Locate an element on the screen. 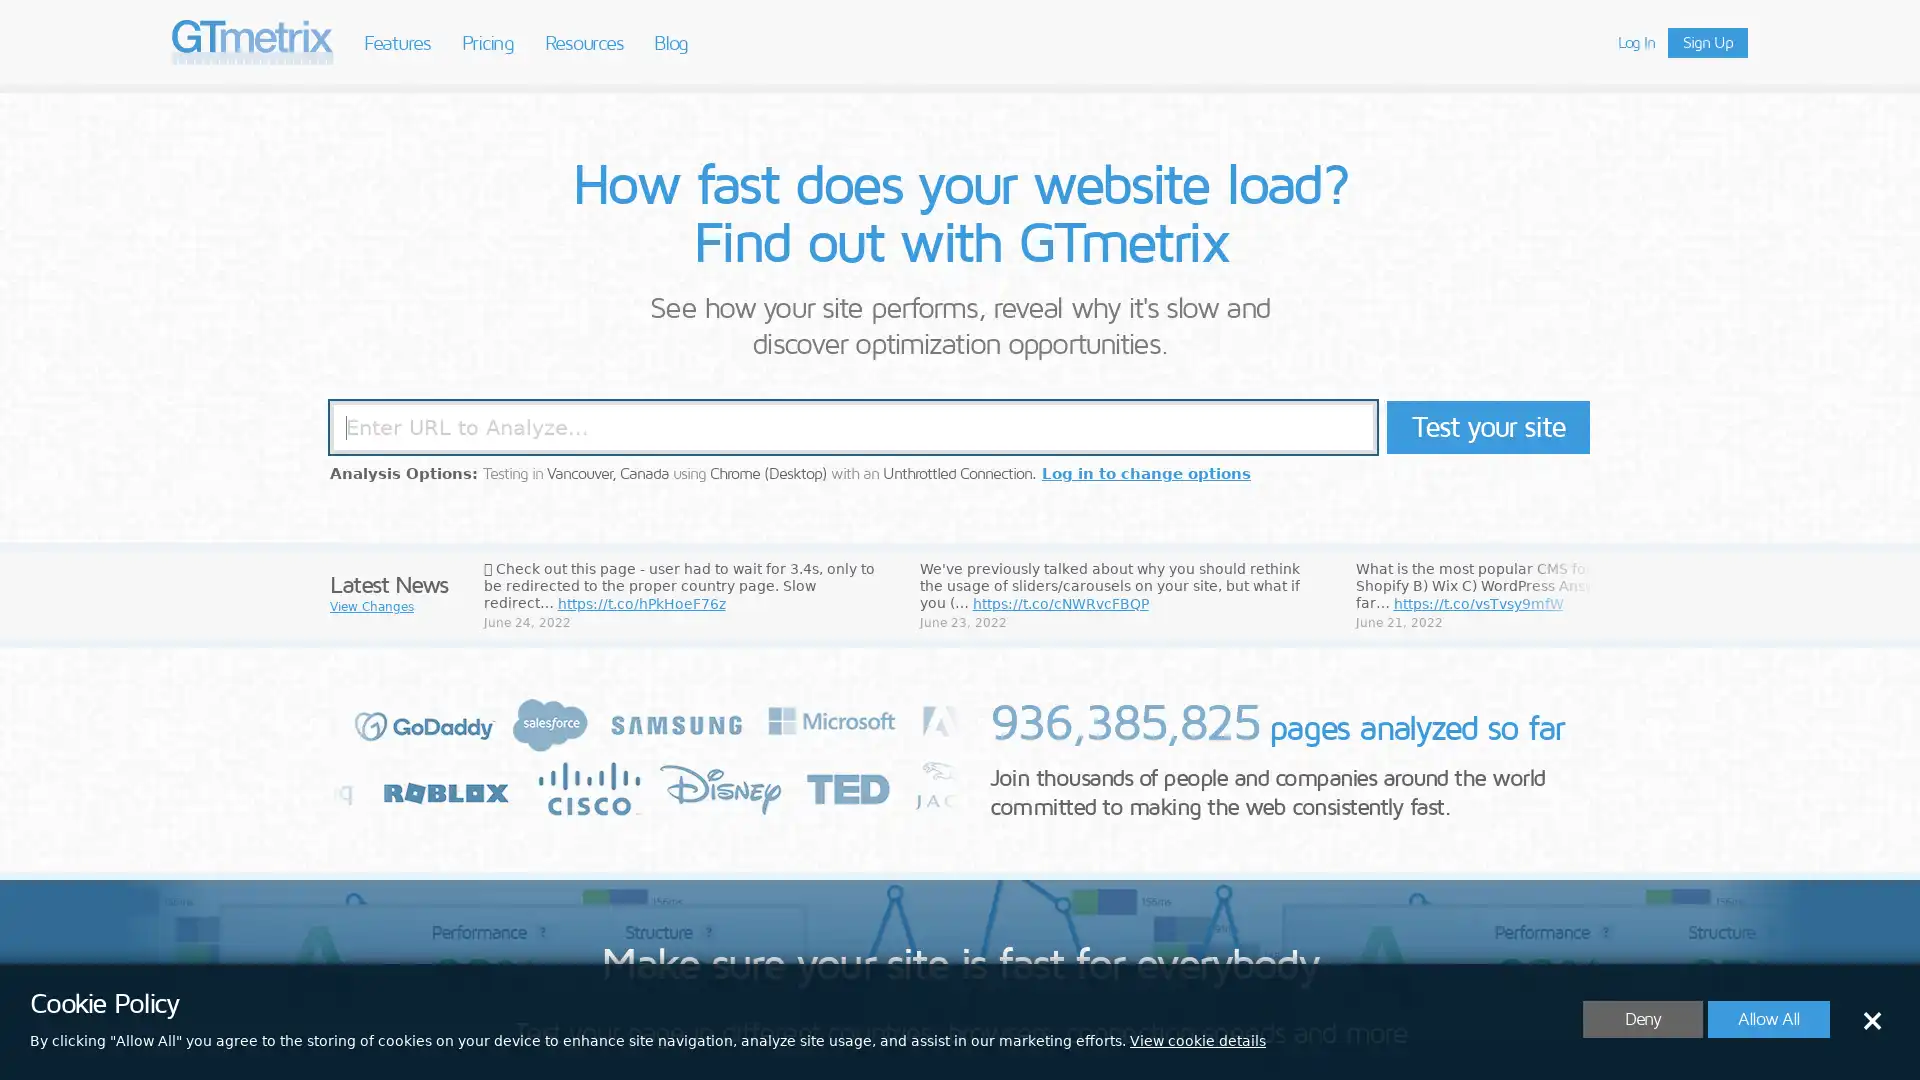 Image resolution: width=1920 pixels, height=1080 pixels. Test your site is located at coordinates (1488, 426).